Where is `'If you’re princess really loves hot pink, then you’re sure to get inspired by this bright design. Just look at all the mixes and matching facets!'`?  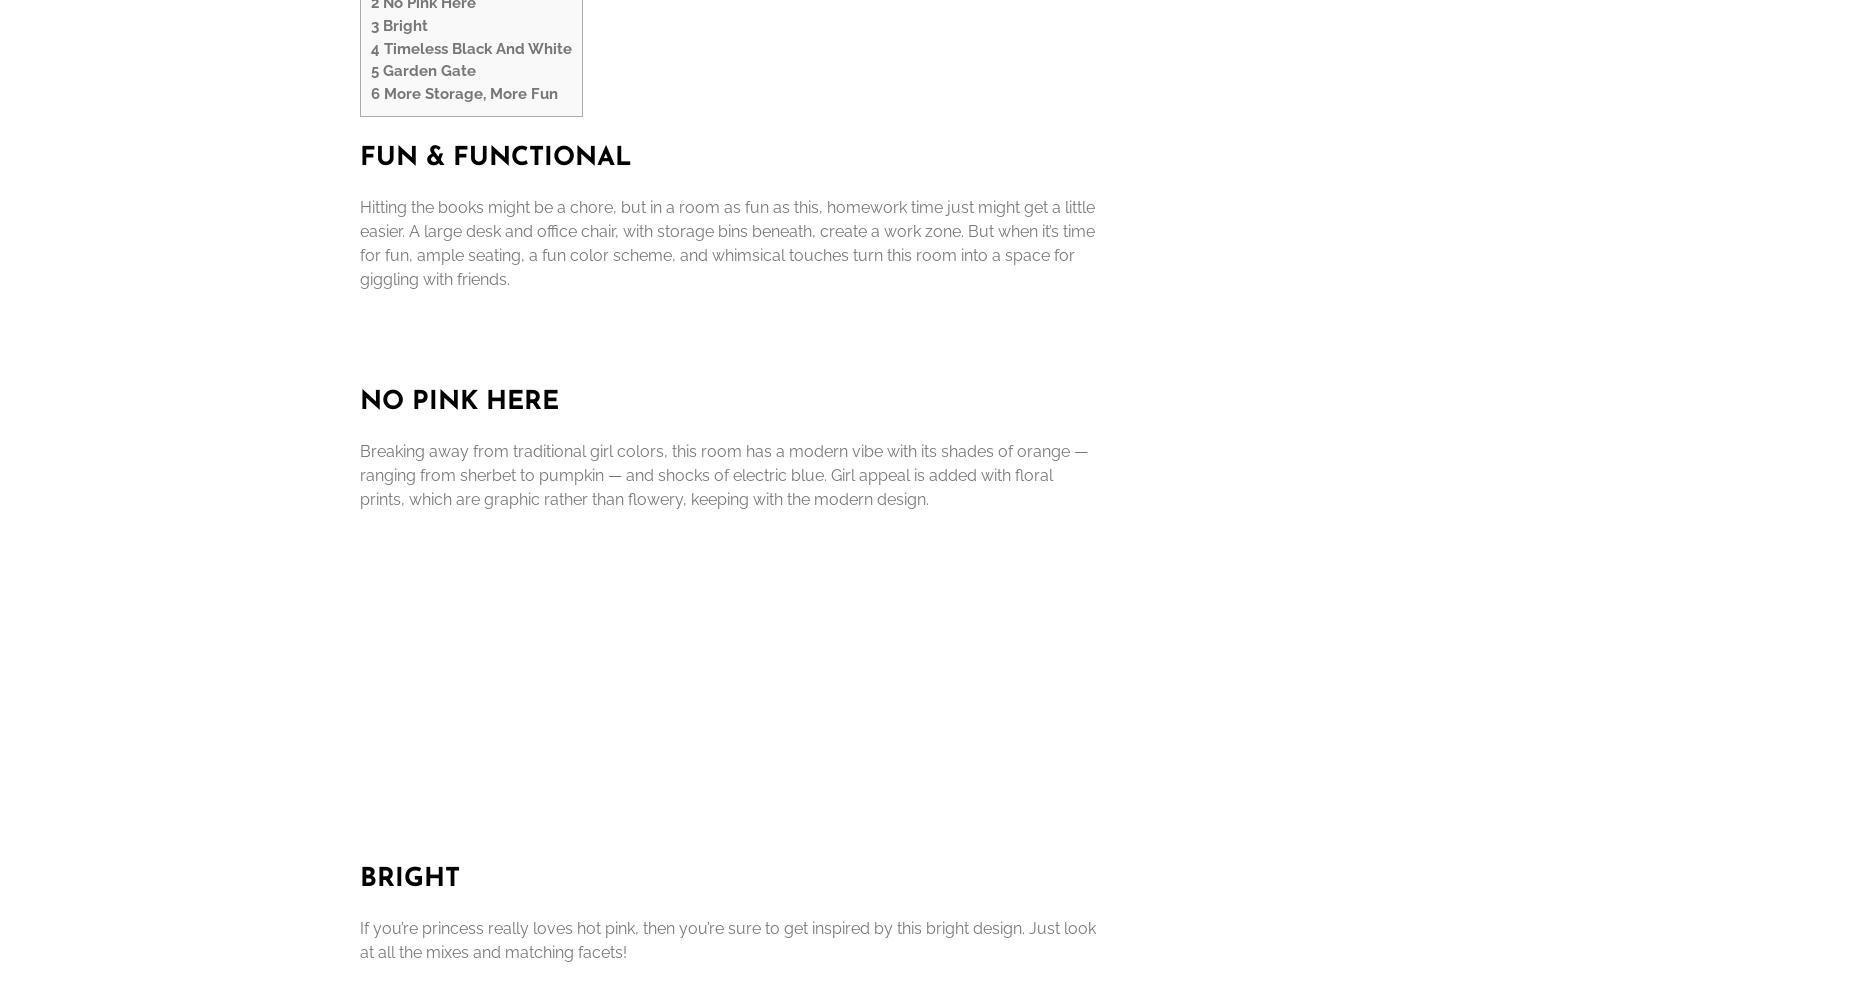 'If you’re princess really loves hot pink, then you’re sure to get inspired by this bright design. Just look at all the mixes and matching facets!' is located at coordinates (727, 938).